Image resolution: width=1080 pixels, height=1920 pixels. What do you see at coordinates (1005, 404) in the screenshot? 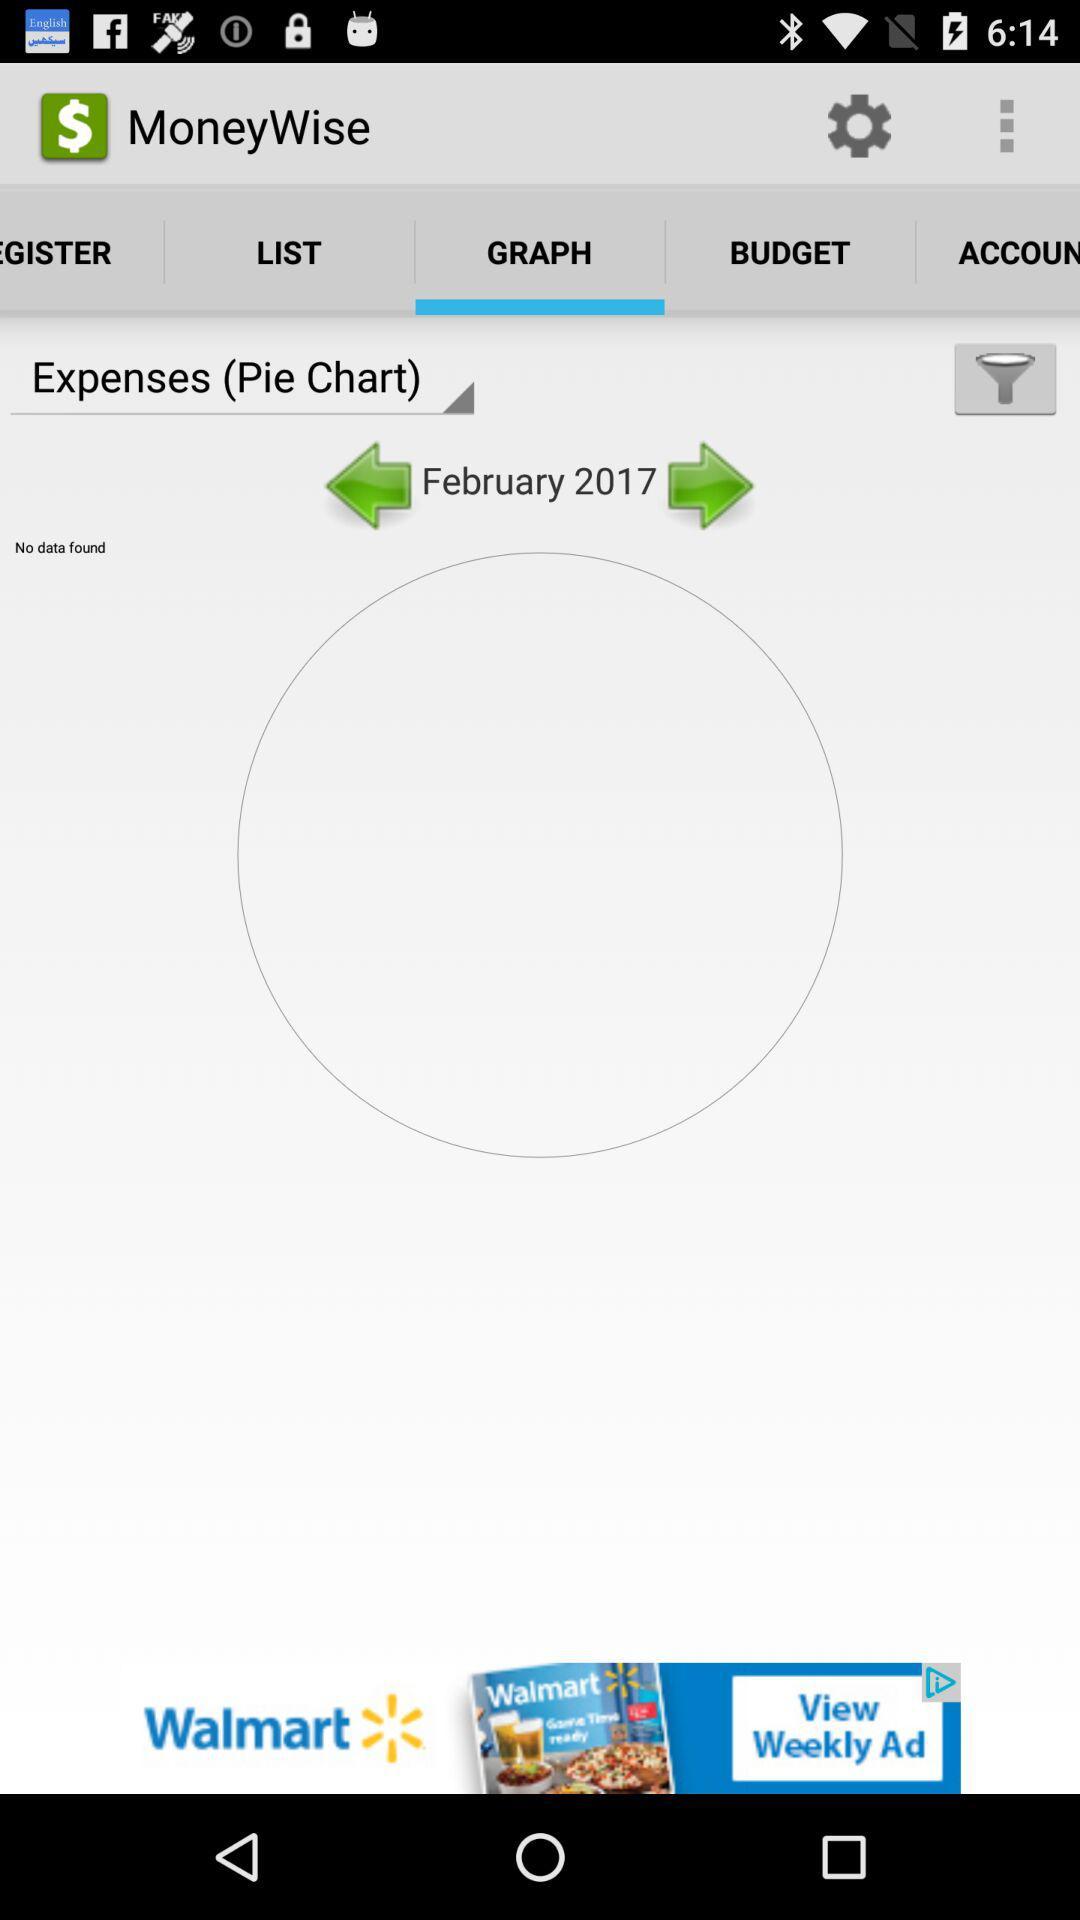
I see `the filter icon` at bounding box center [1005, 404].